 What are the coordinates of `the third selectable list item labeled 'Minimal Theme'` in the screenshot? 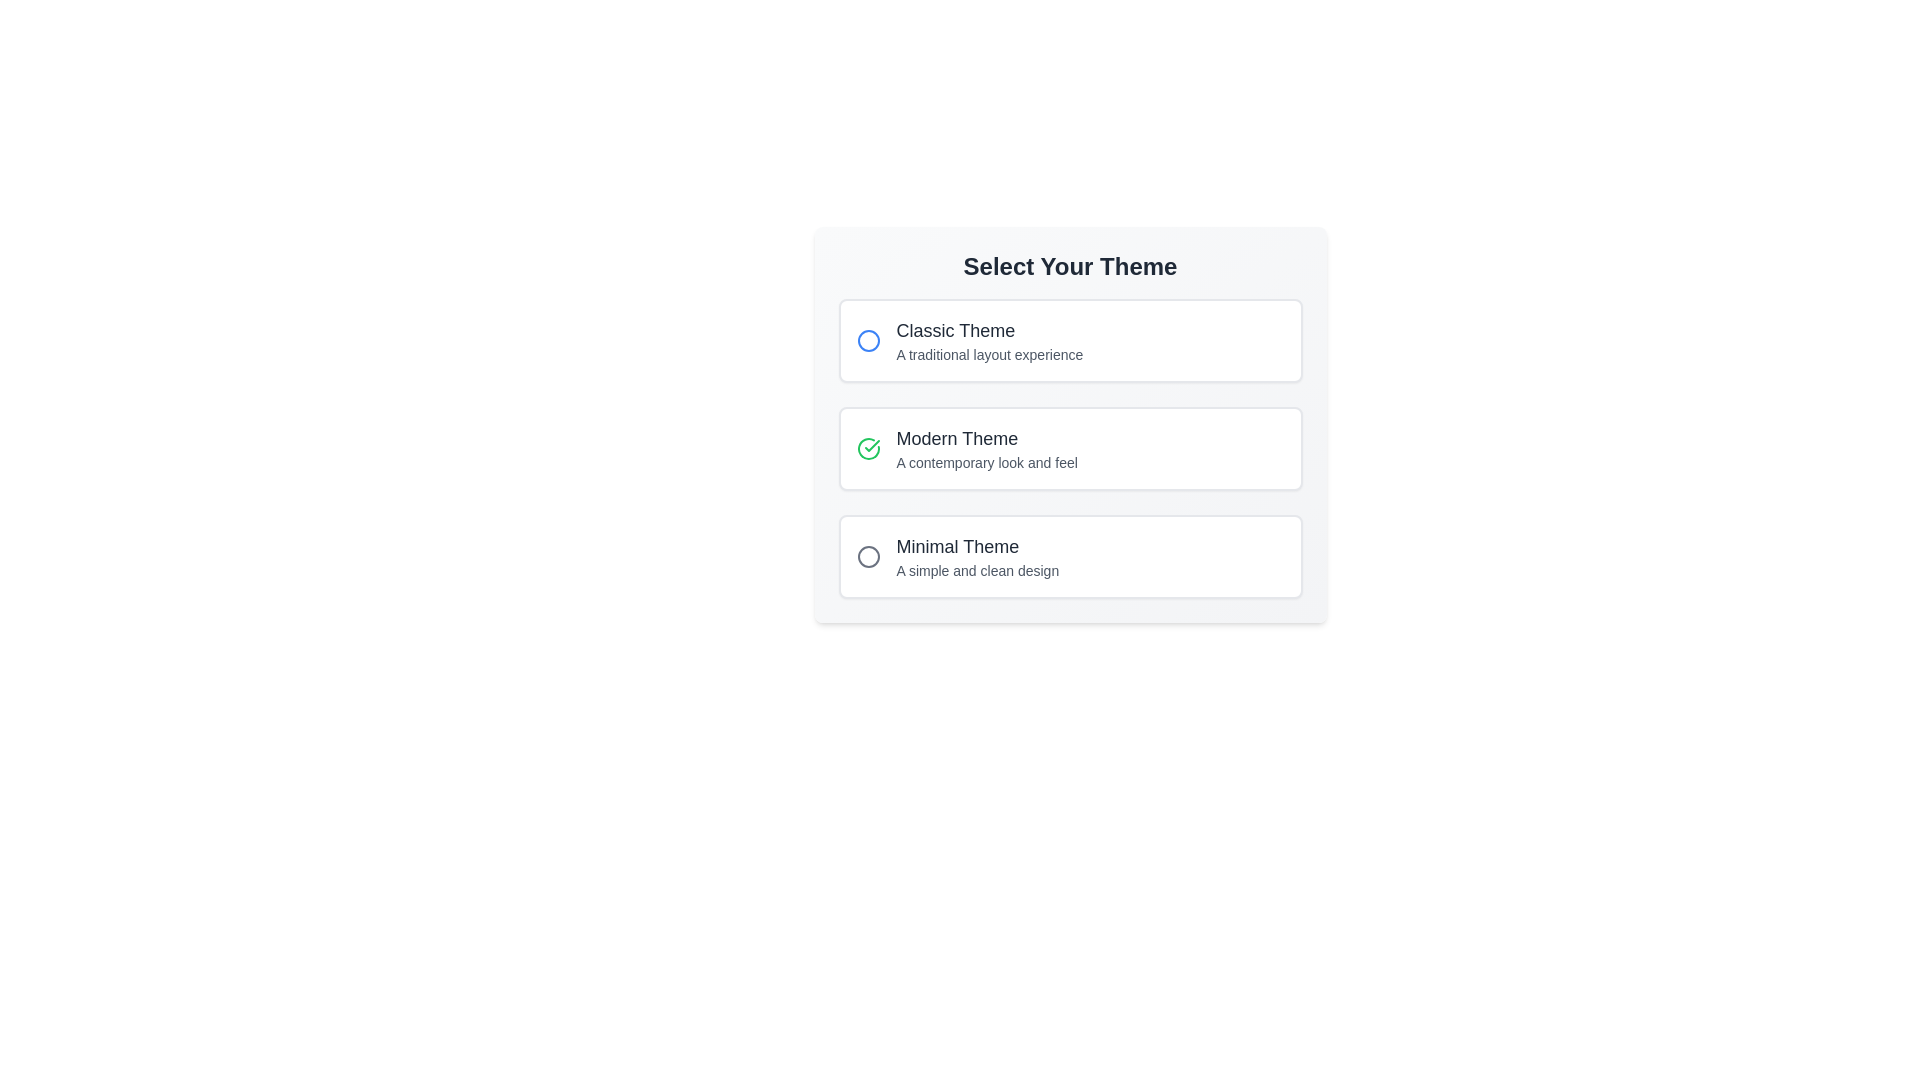 It's located at (1069, 556).